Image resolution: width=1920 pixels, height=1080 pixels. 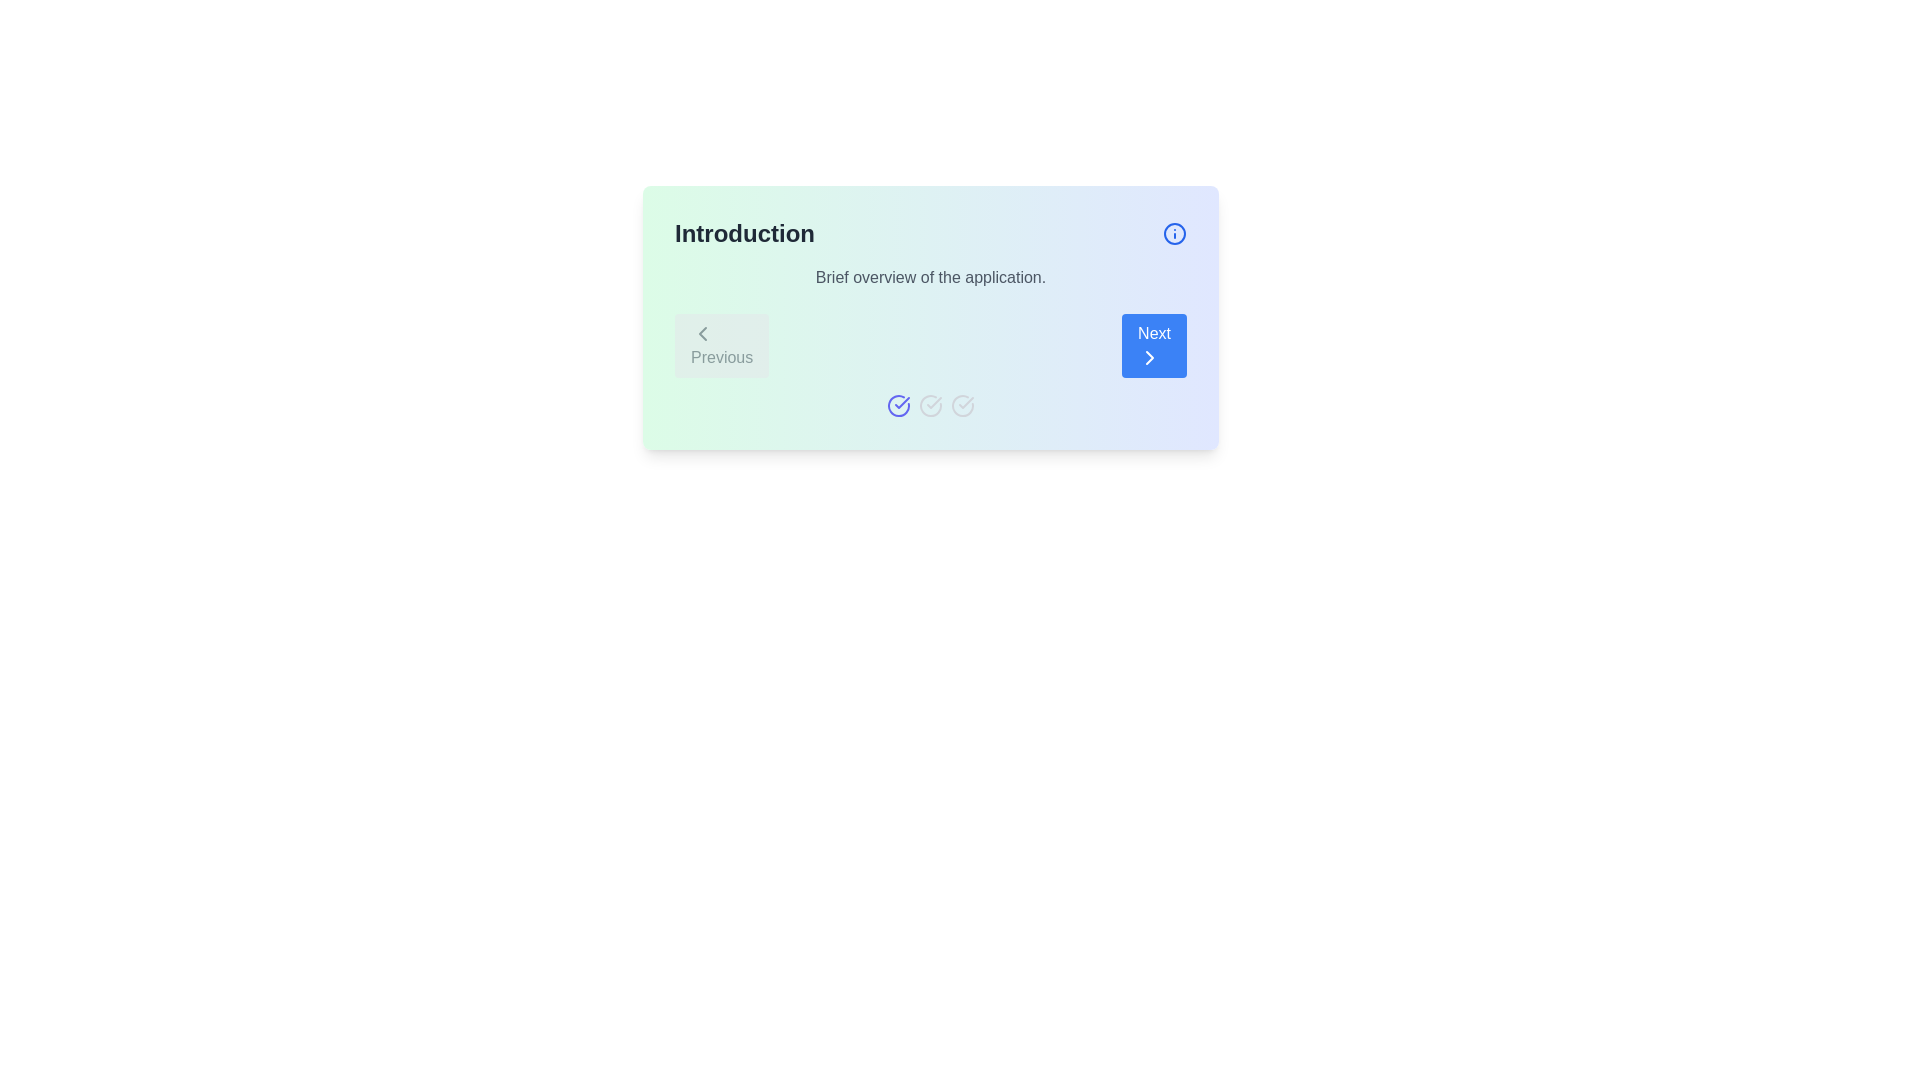 What do you see at coordinates (720, 345) in the screenshot?
I see `the 'Previous' button, which is the first button in the navigation control segment, featuring a left-pointing arrow and dark-gray text on a light-gray background` at bounding box center [720, 345].